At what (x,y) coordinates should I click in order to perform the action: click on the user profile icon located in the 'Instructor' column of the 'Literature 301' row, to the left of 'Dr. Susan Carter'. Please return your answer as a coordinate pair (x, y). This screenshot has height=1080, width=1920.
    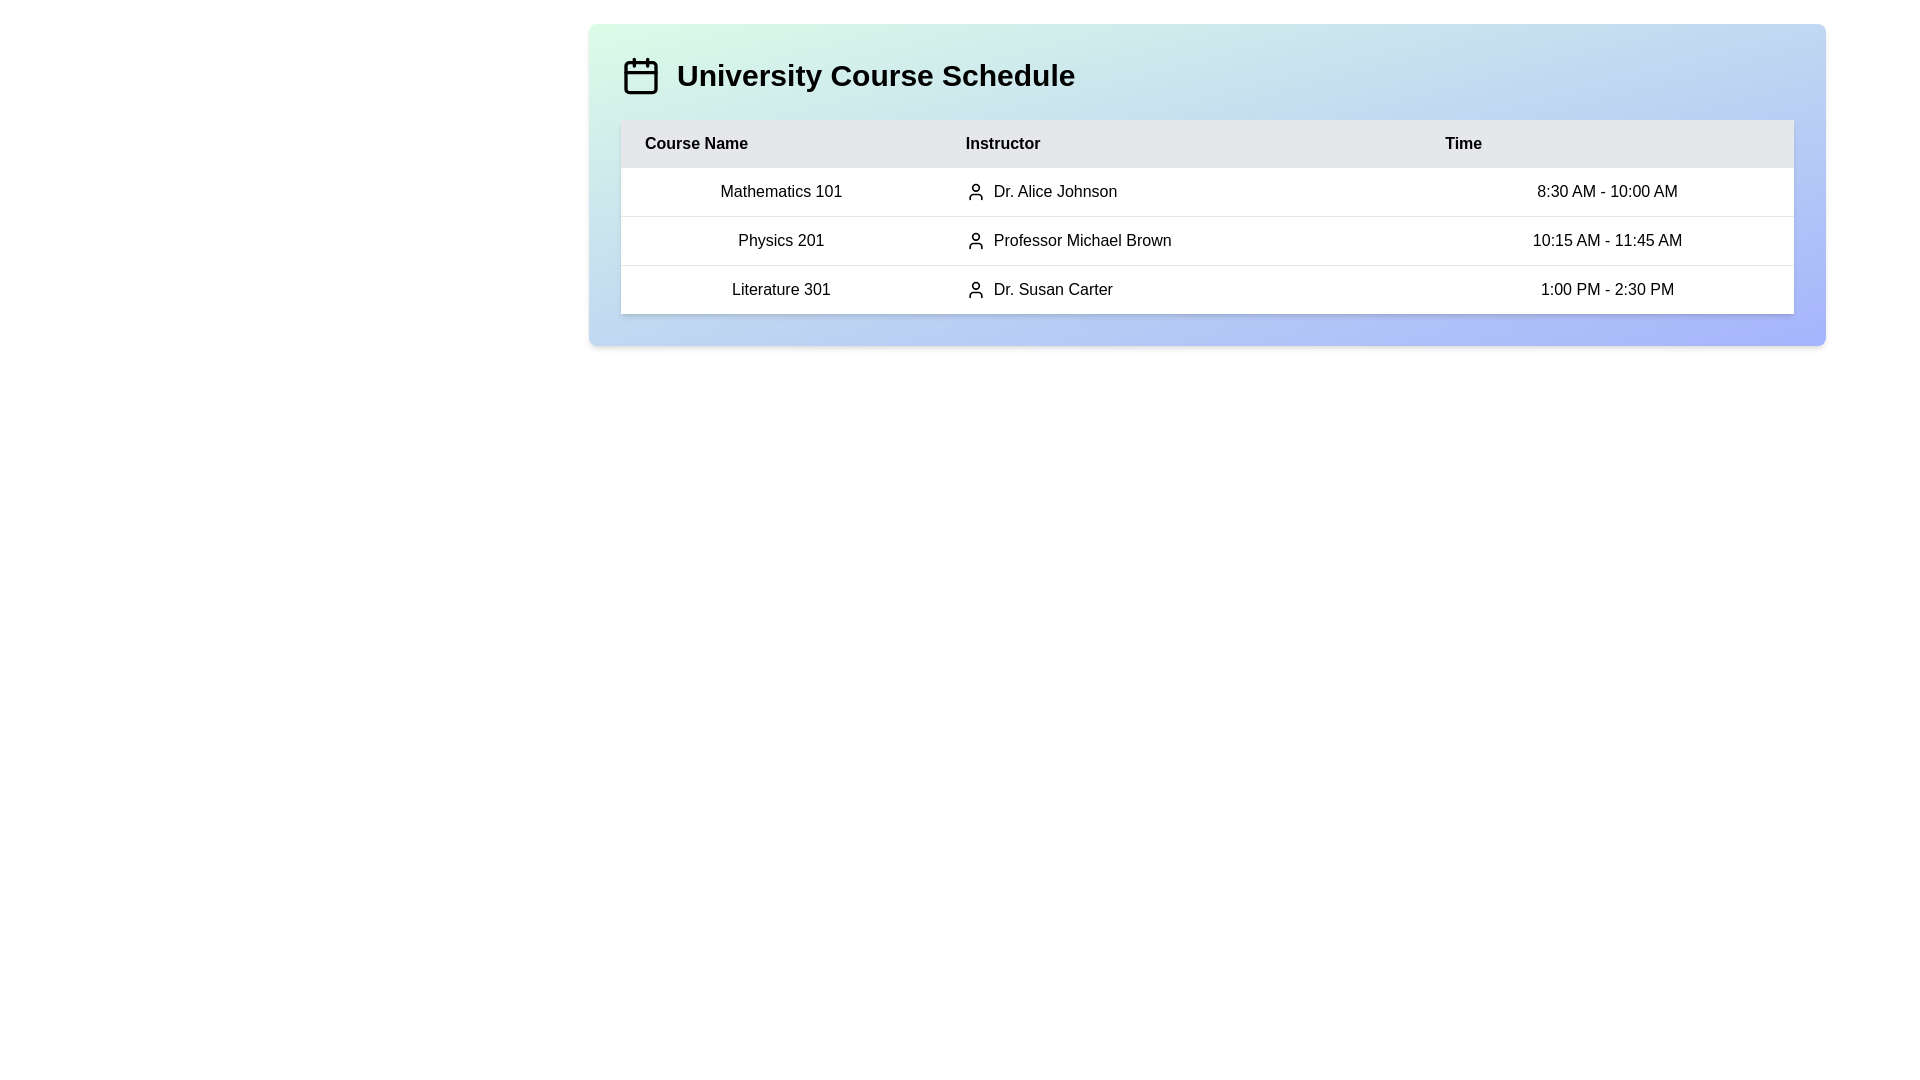
    Looking at the image, I should click on (975, 289).